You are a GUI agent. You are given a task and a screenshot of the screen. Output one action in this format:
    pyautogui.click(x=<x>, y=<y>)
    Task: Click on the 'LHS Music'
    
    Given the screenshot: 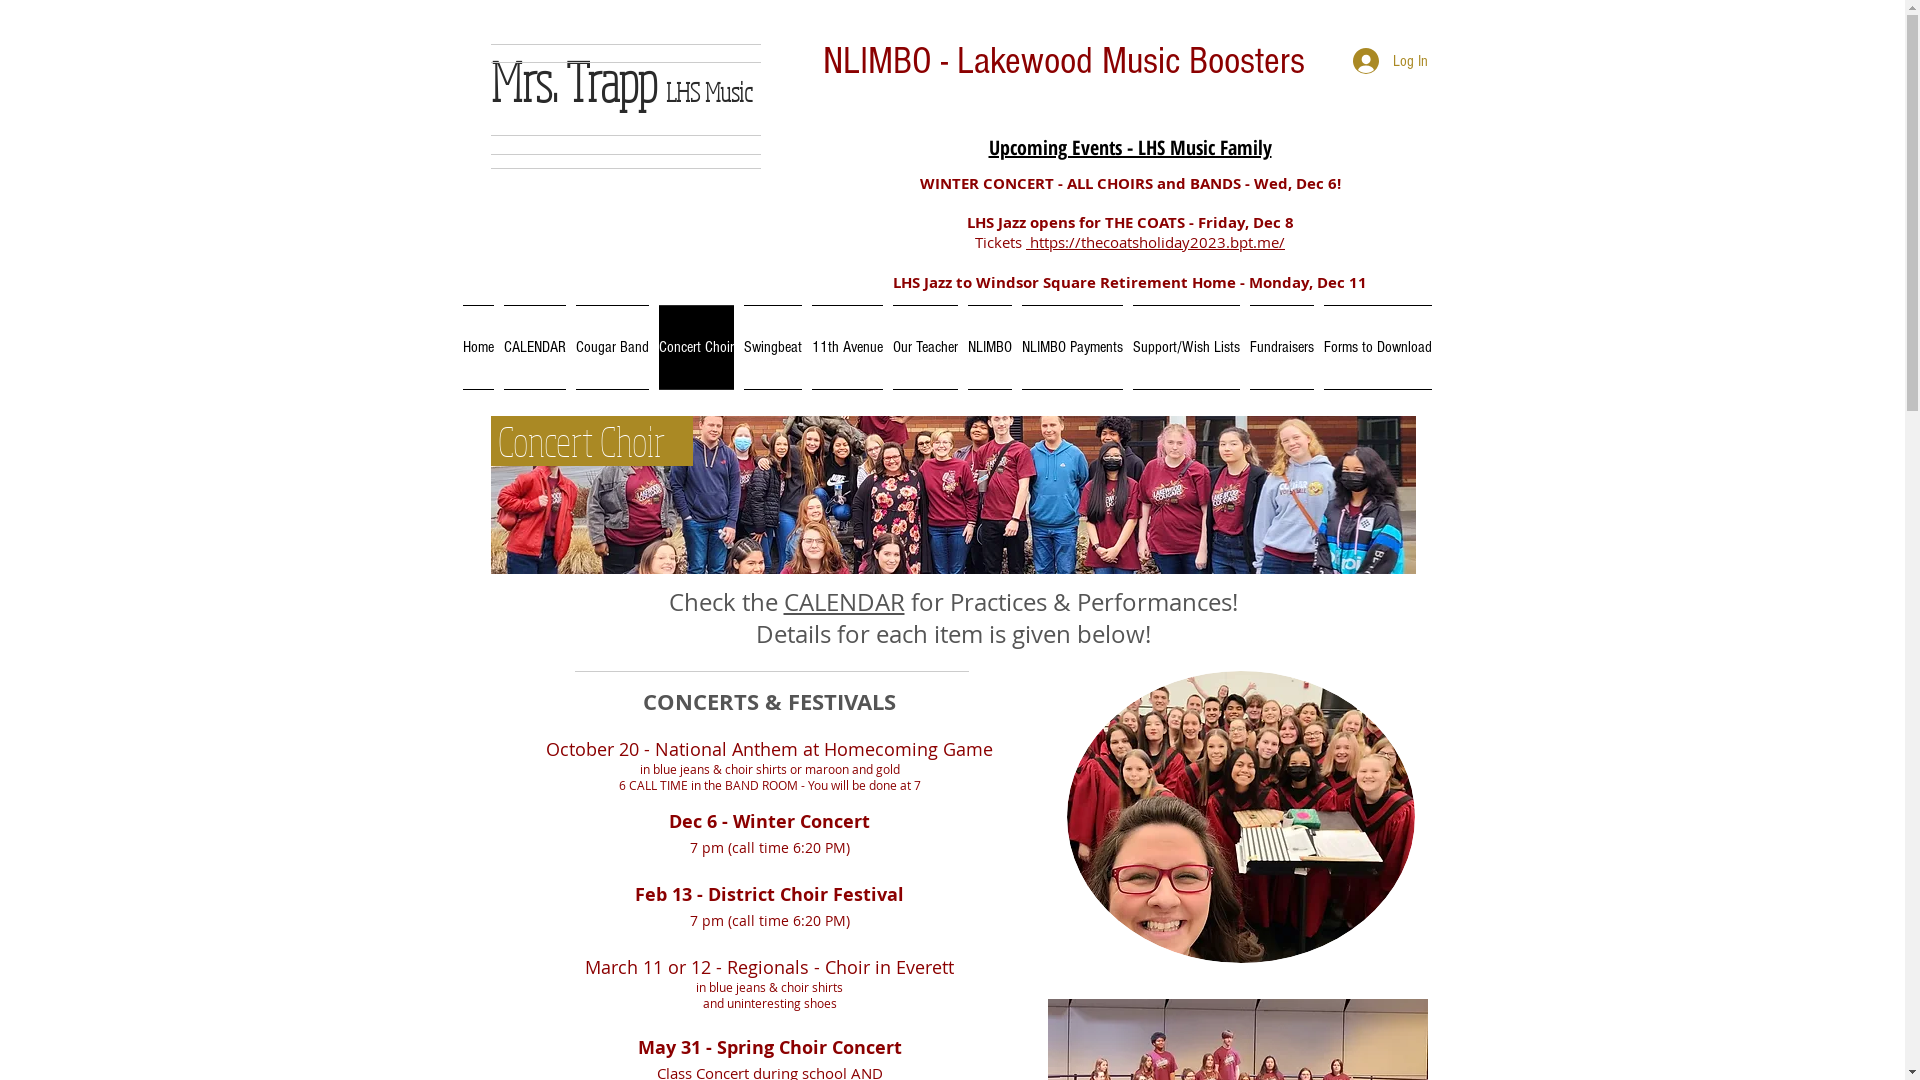 What is the action you would take?
    pyautogui.click(x=666, y=91)
    